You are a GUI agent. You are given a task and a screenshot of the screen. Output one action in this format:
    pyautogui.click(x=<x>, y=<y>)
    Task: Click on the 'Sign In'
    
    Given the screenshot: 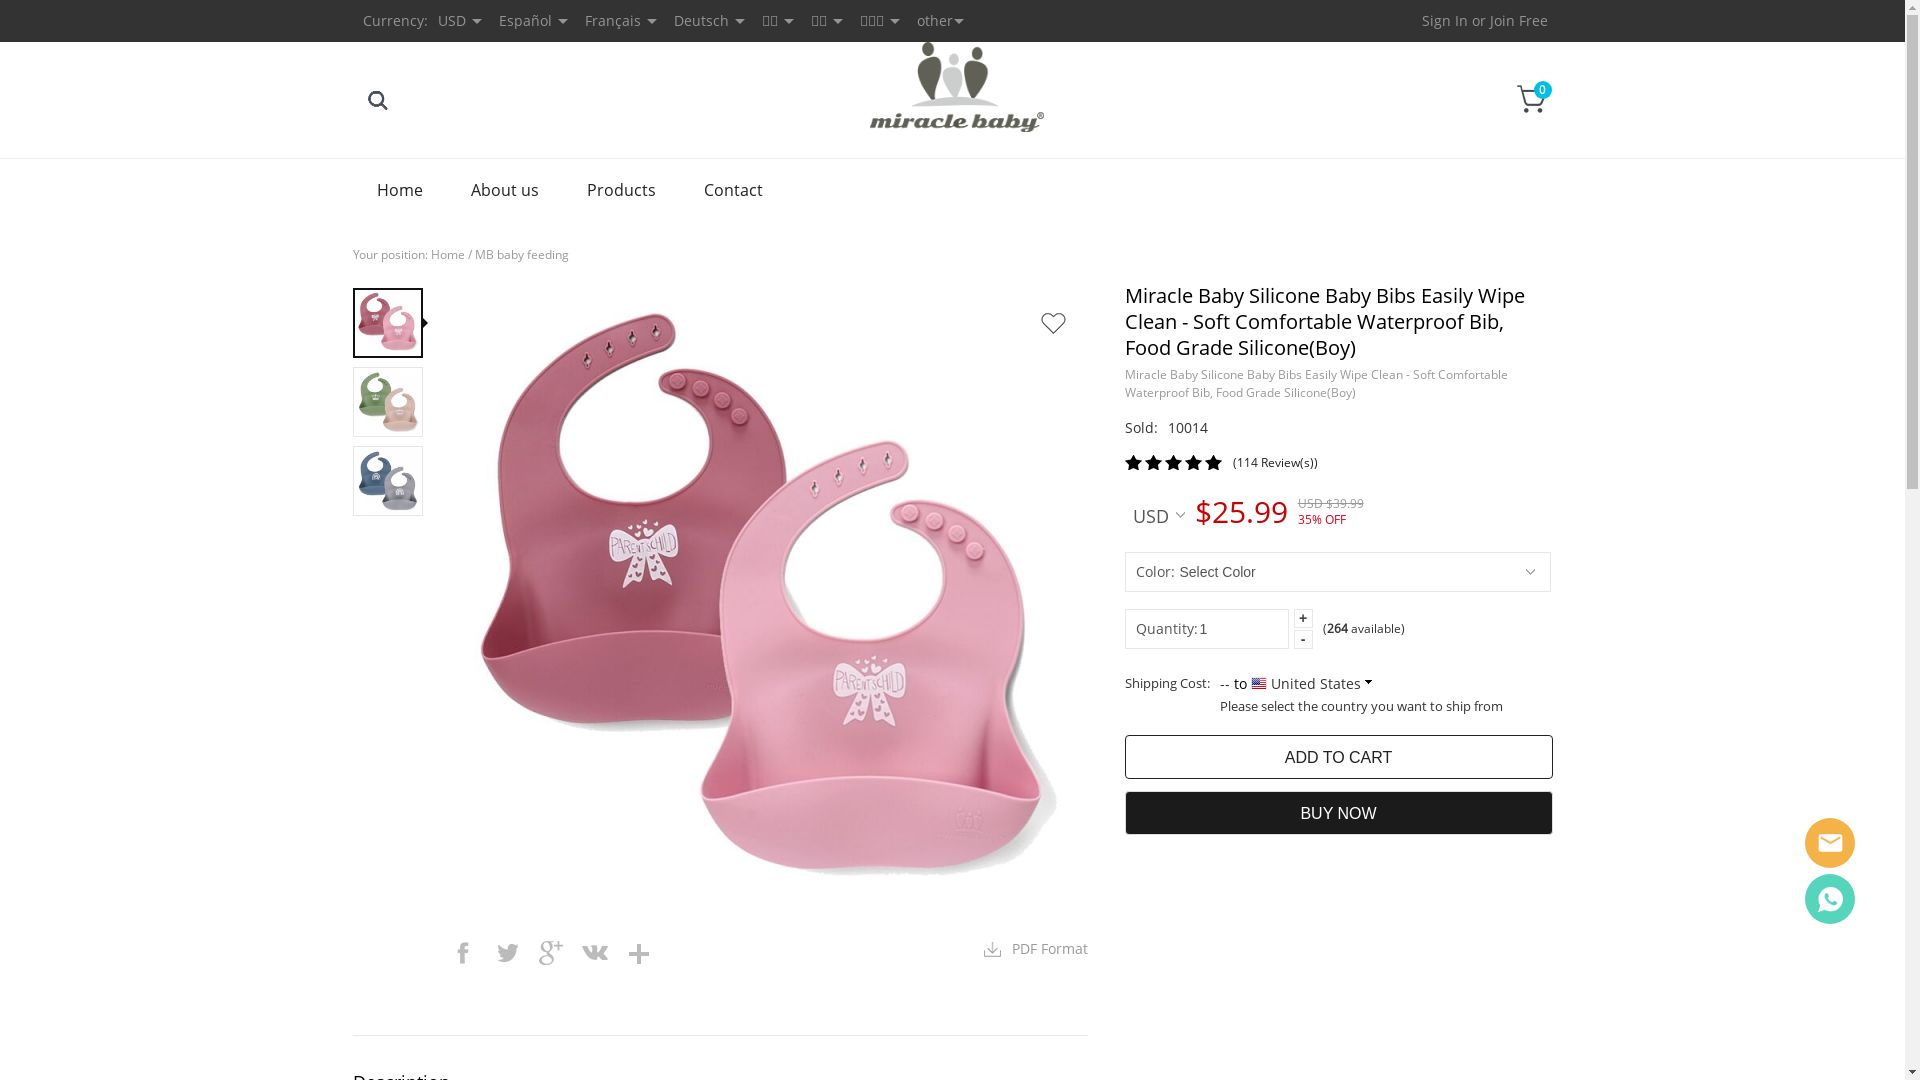 What is the action you would take?
    pyautogui.click(x=1444, y=20)
    